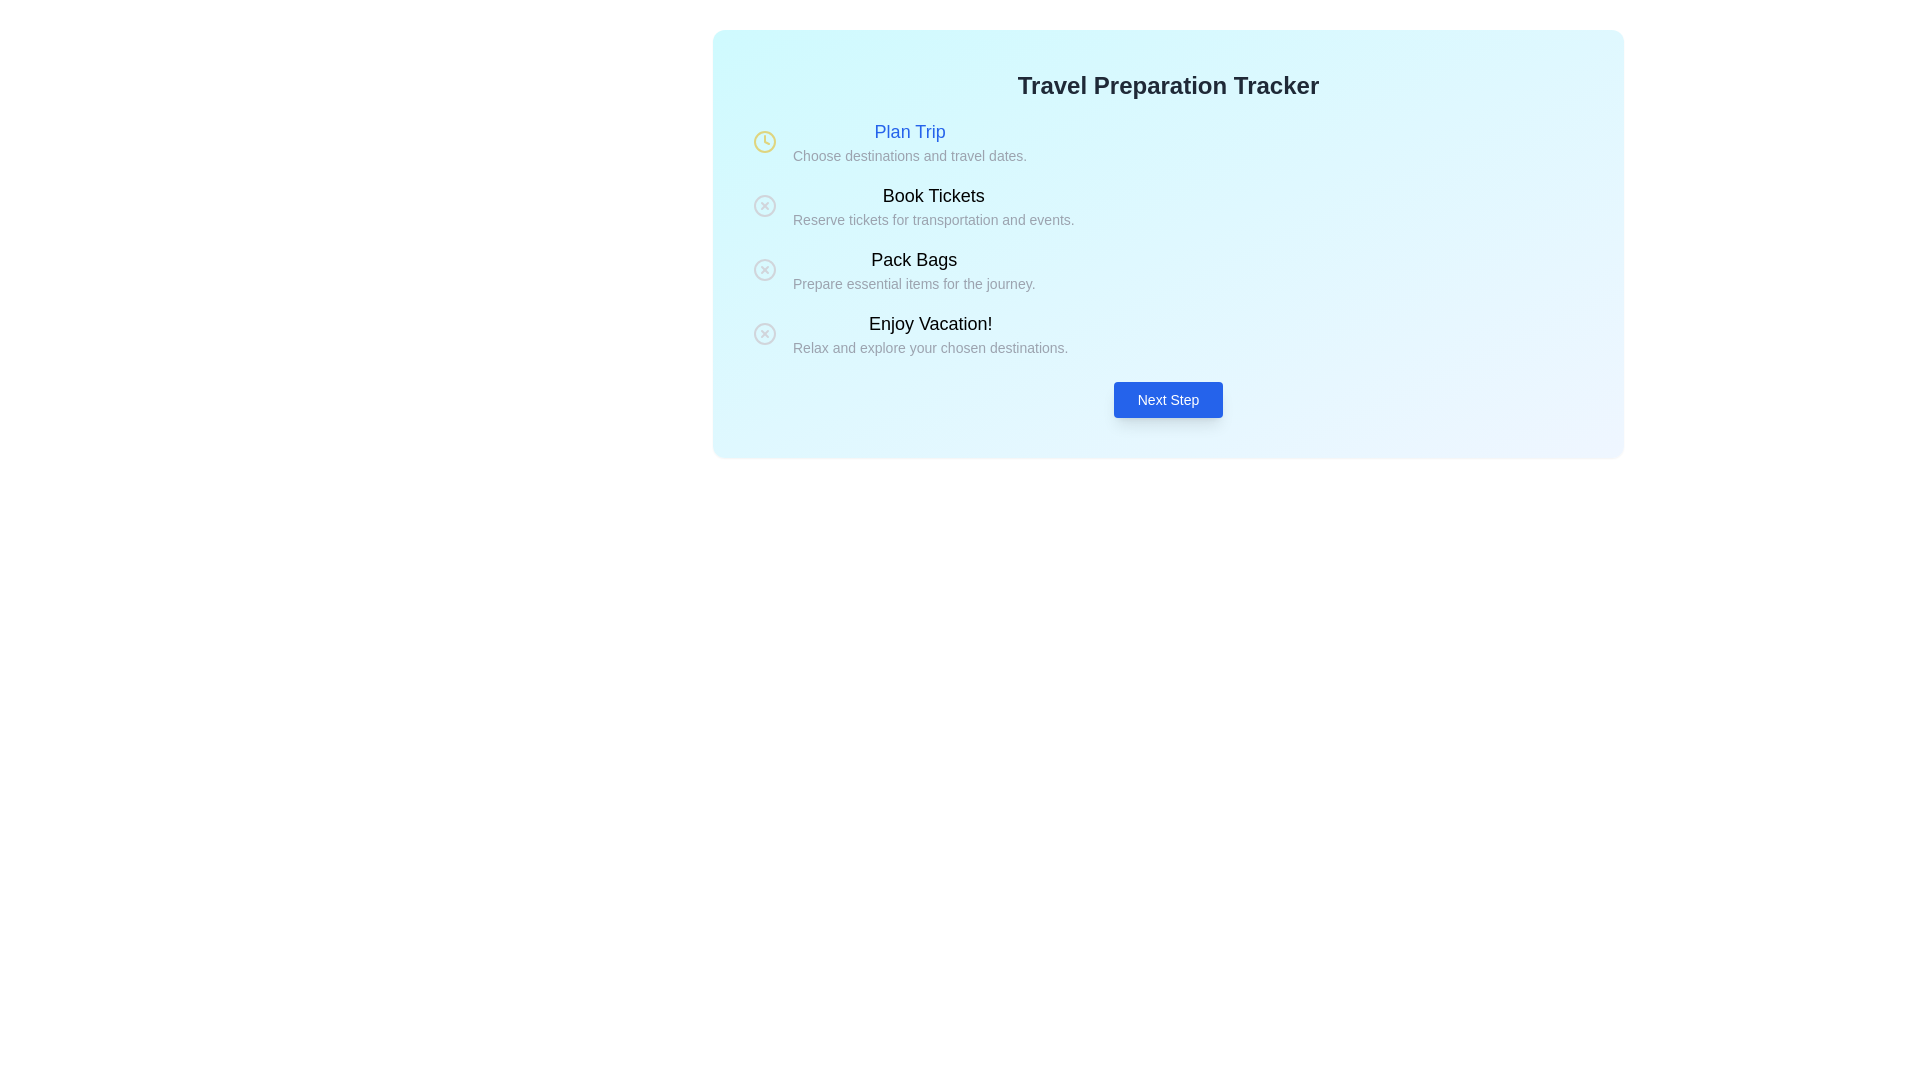 Image resolution: width=1920 pixels, height=1080 pixels. What do you see at coordinates (763, 141) in the screenshot?
I see `the animation of the 'time' or 'schedule' icon located in the 'Plan Trip' section, which is the first visual item aligned to the left of the 'Plan Trip' text` at bounding box center [763, 141].